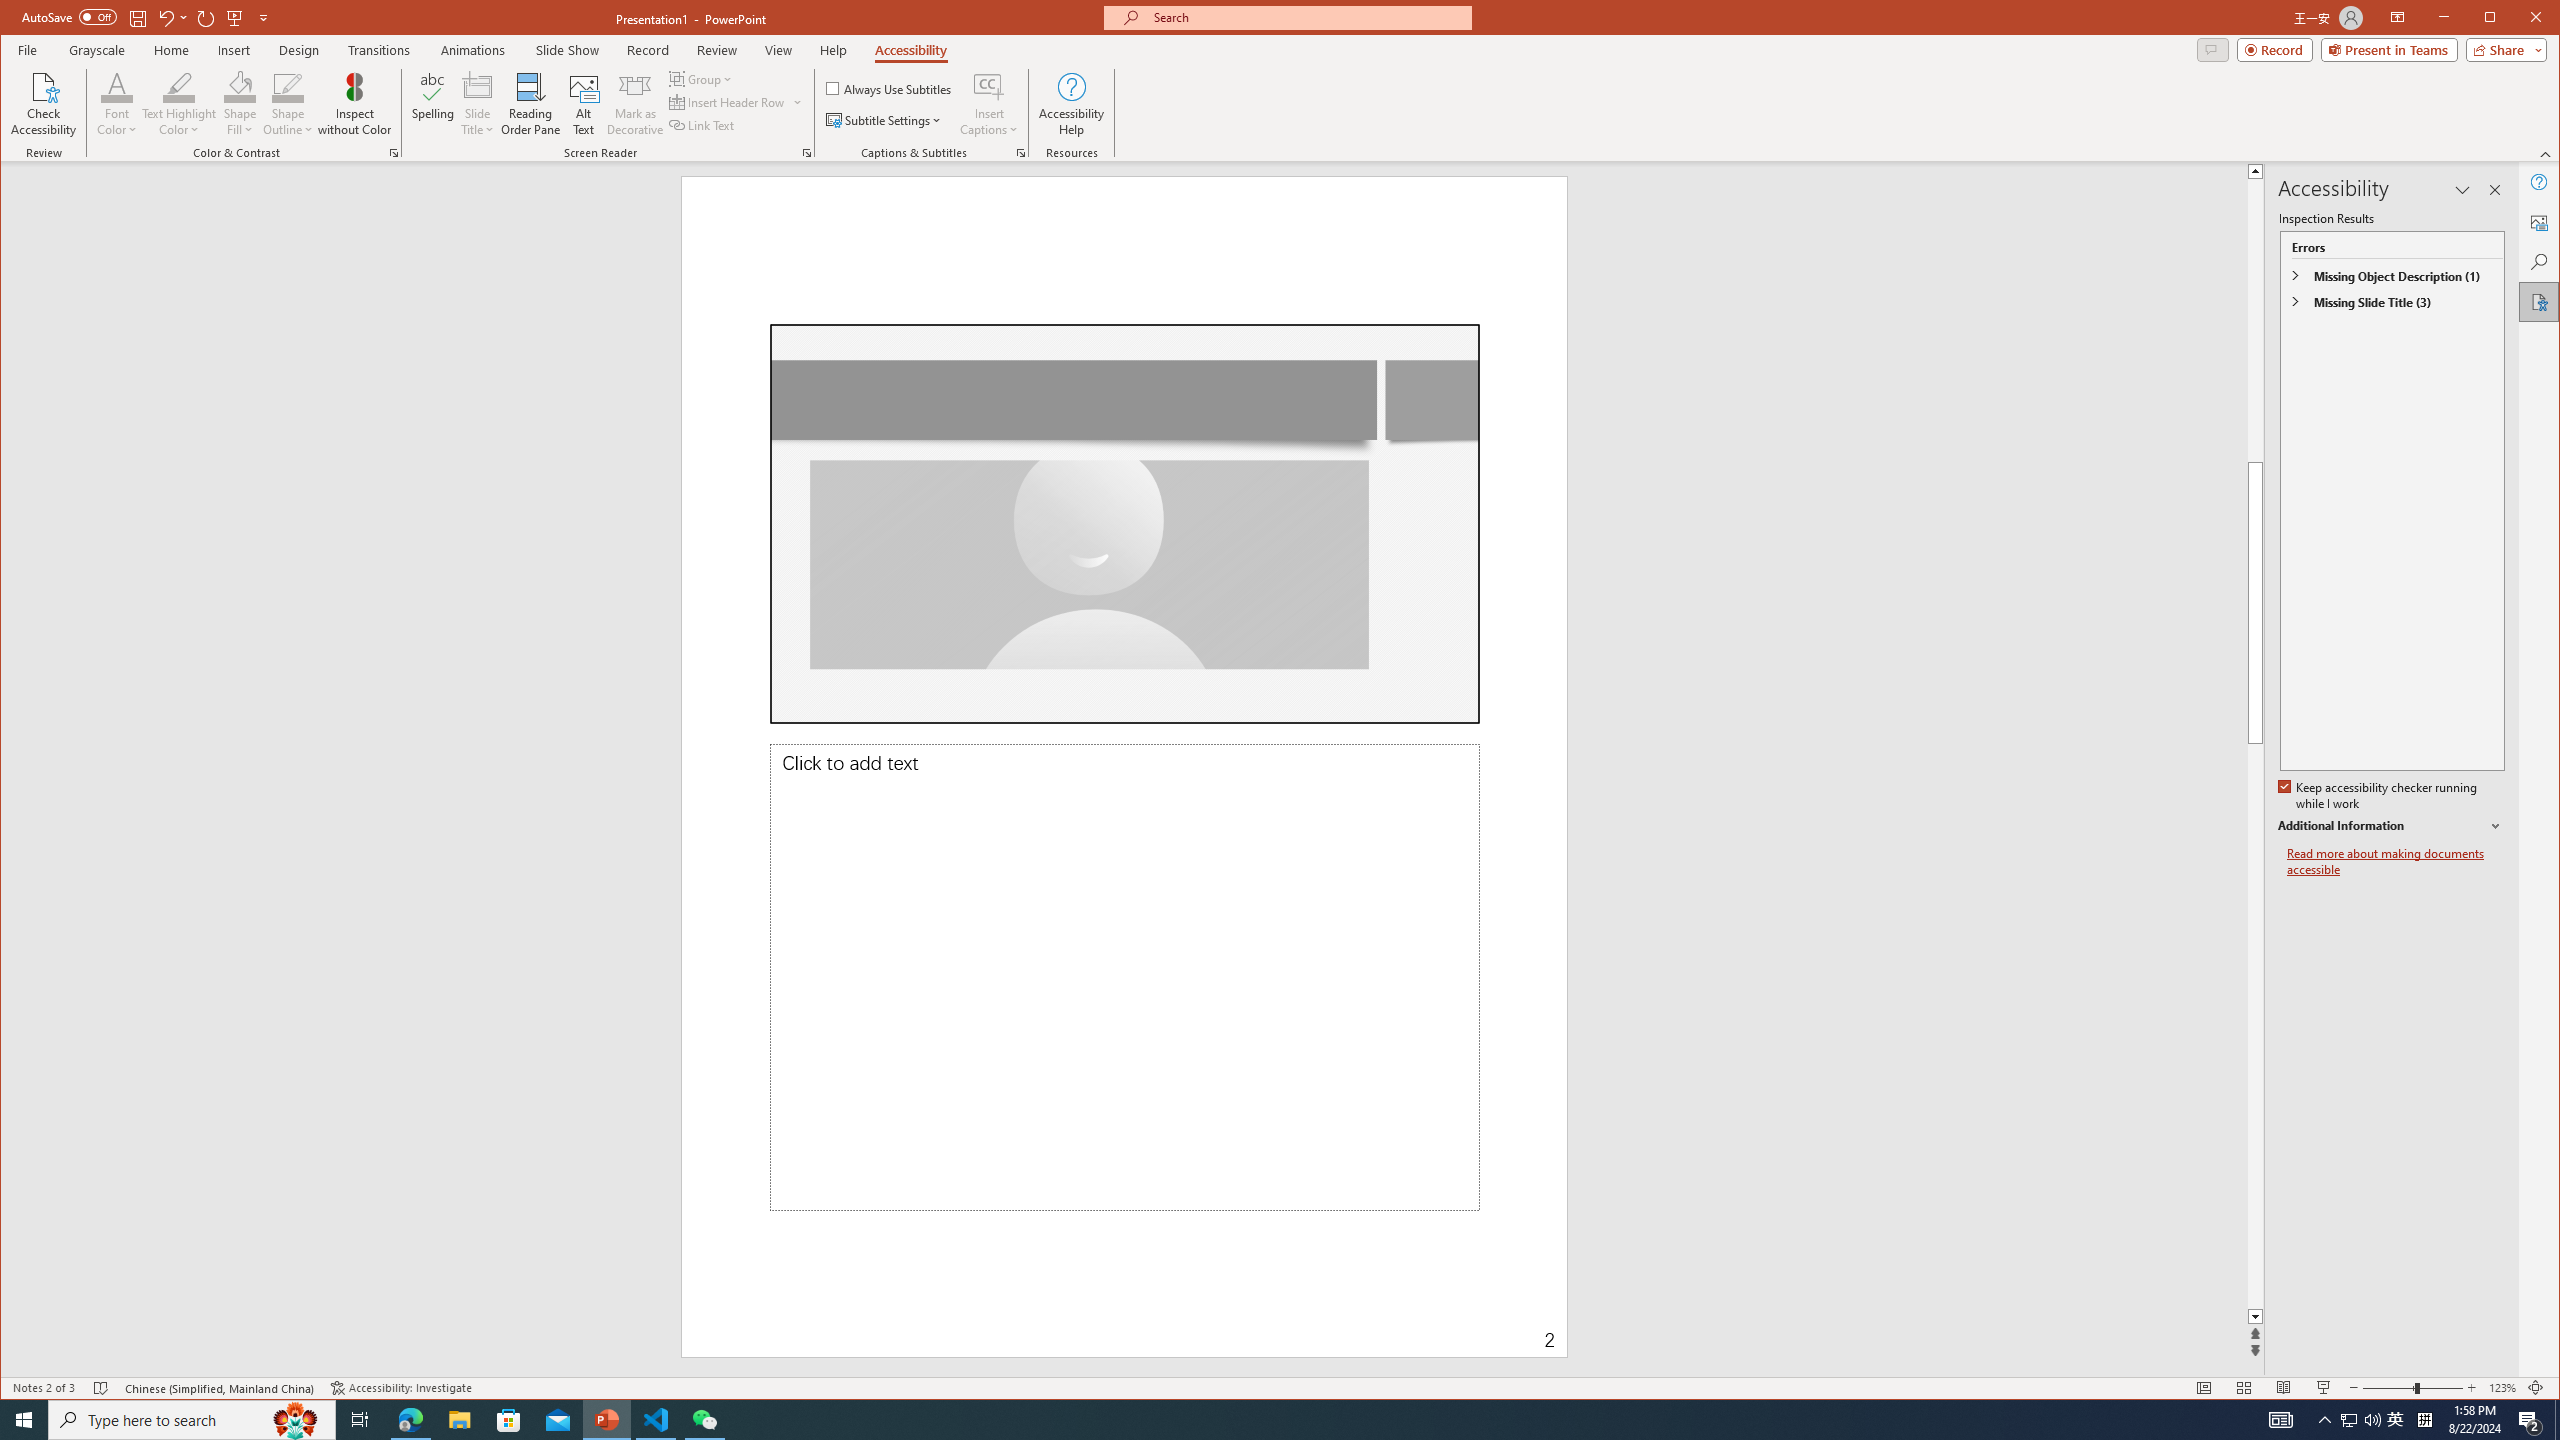  Describe the element at coordinates (179, 103) in the screenshot. I see `'Text Highlight Color'` at that location.